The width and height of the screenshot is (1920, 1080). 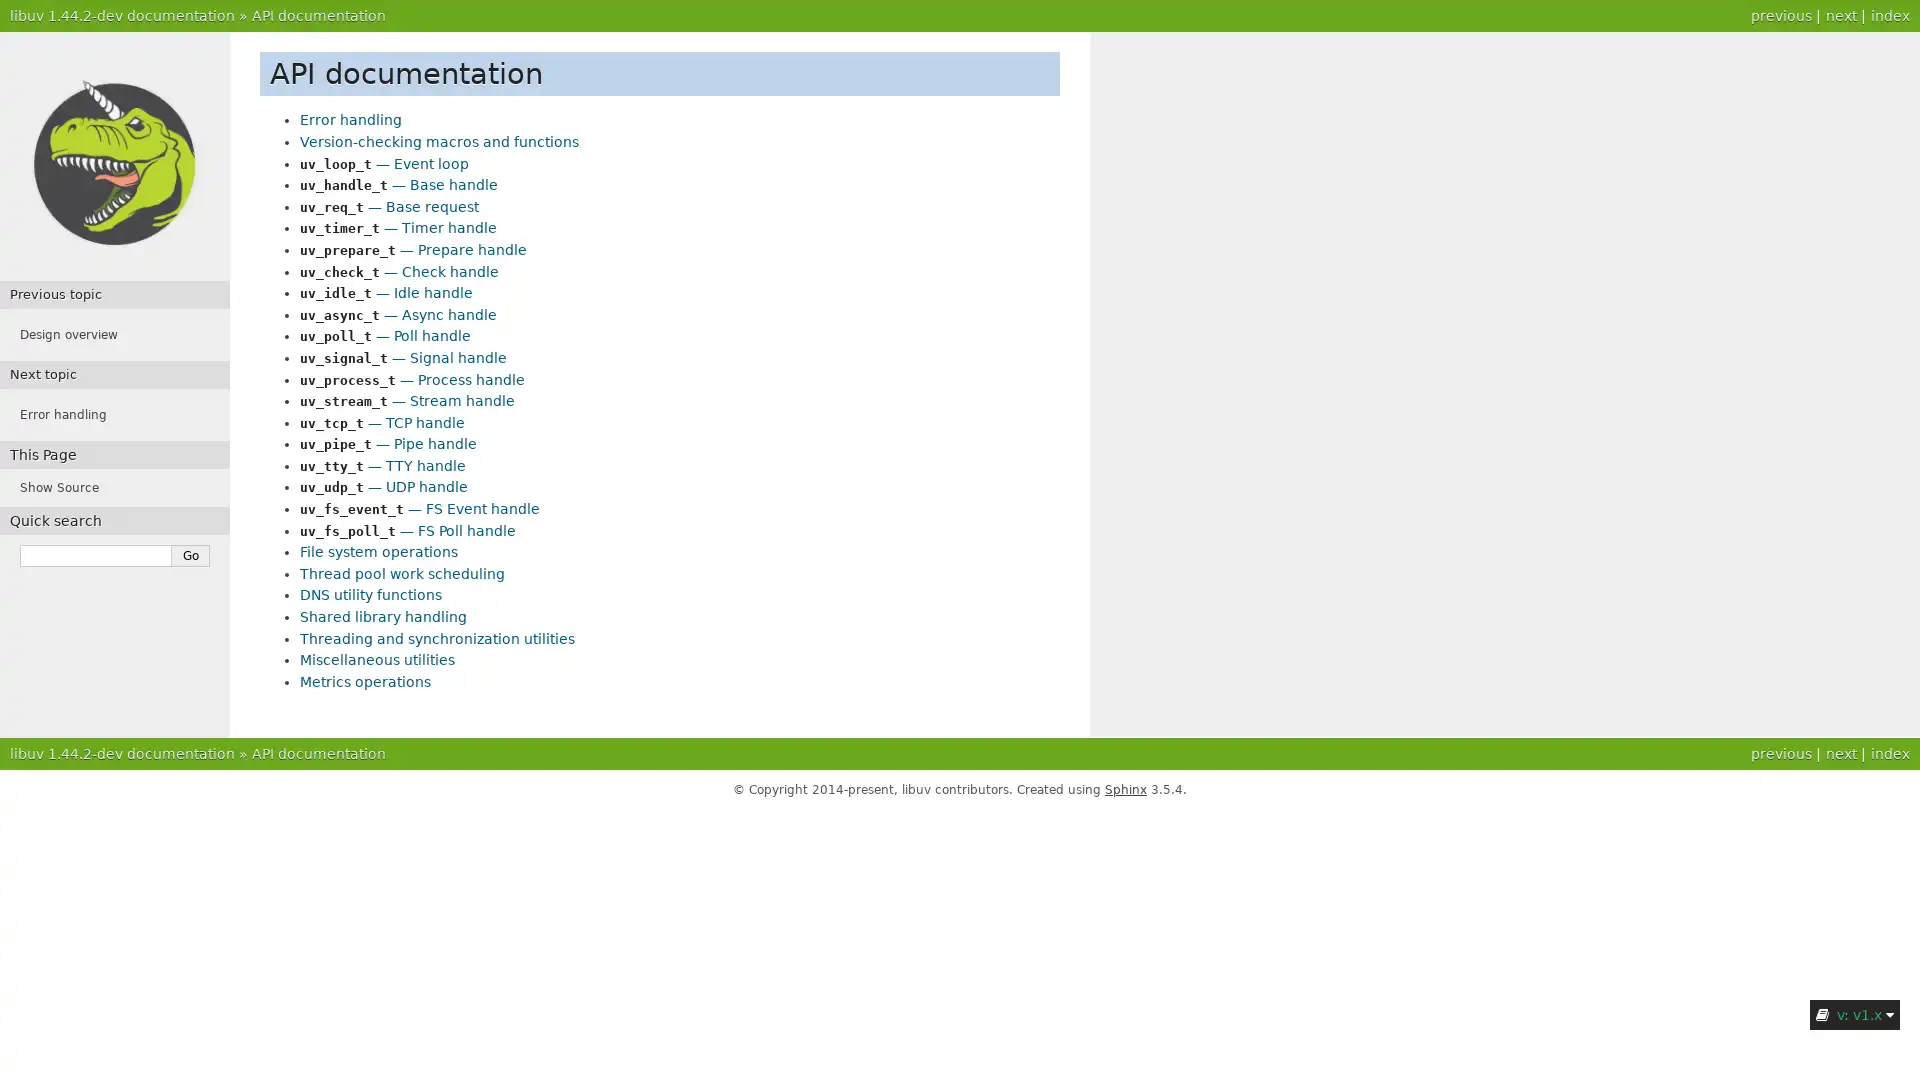 What do you see at coordinates (191, 555) in the screenshot?
I see `Go` at bounding box center [191, 555].